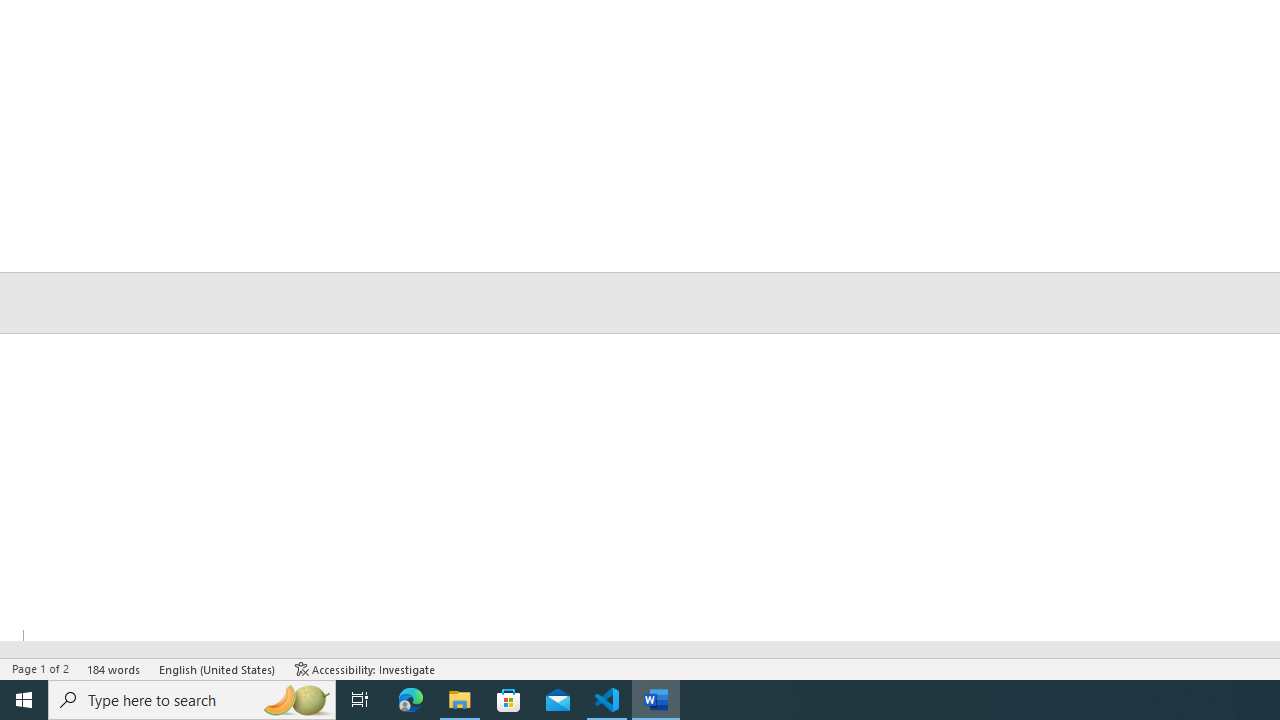  Describe the element at coordinates (365, 669) in the screenshot. I see `'Accessibility Checker Accessibility: Investigate'` at that location.